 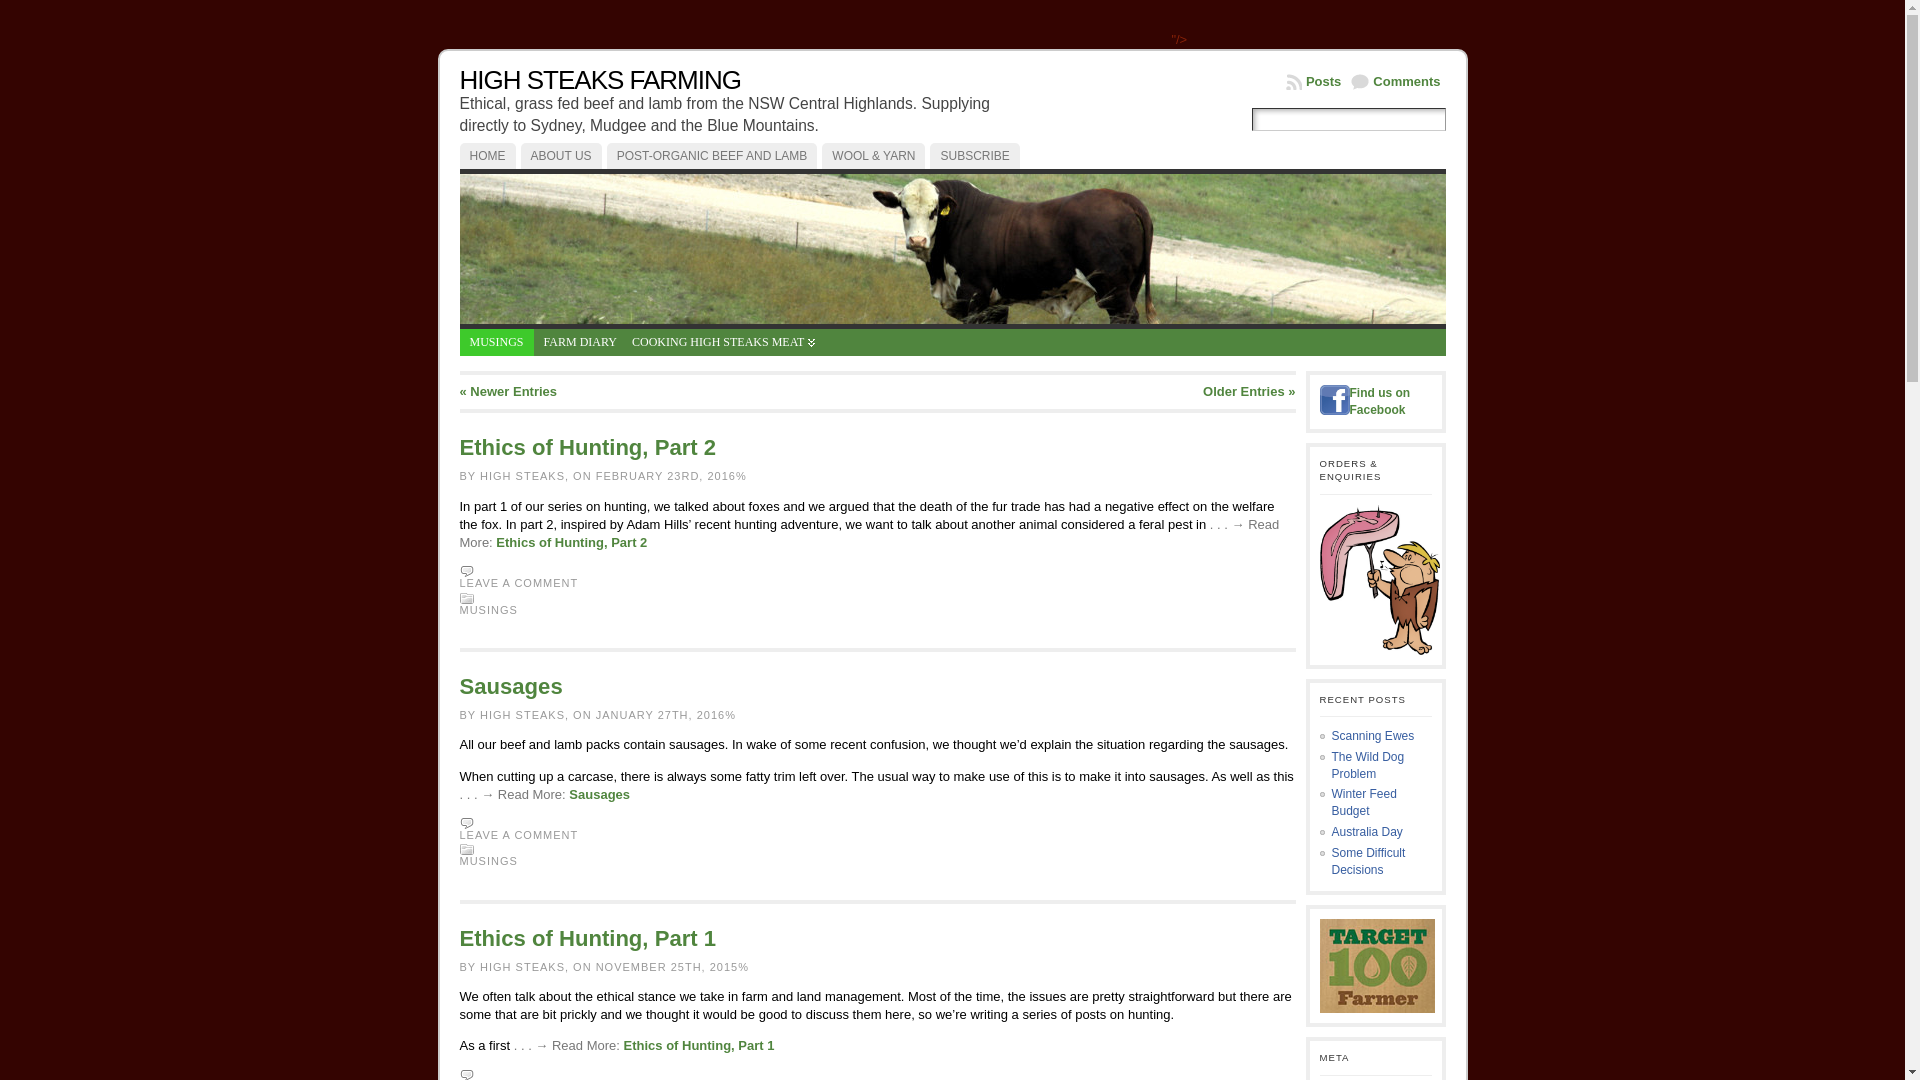 I want to click on 'FARM DIARY', so click(x=579, y=341).